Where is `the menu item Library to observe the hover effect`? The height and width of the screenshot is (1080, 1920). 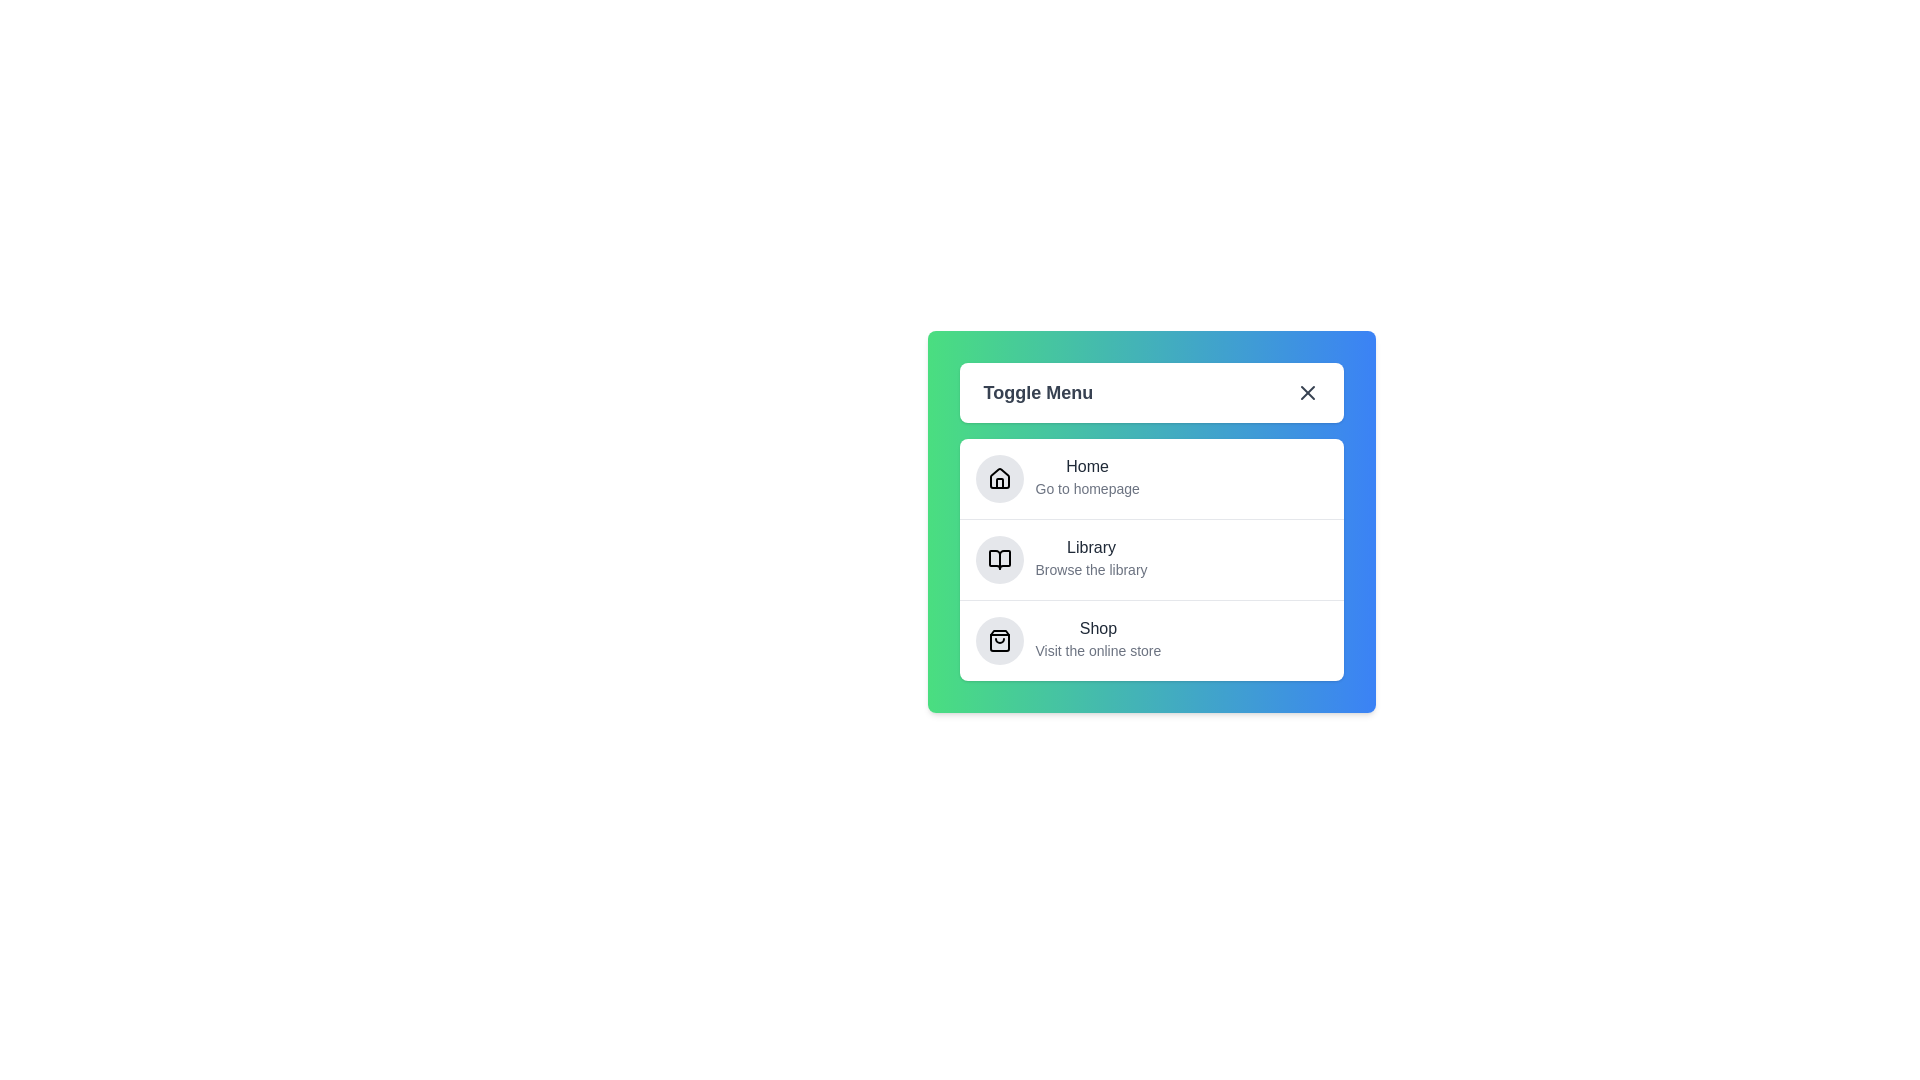 the menu item Library to observe the hover effect is located at coordinates (1098, 550).